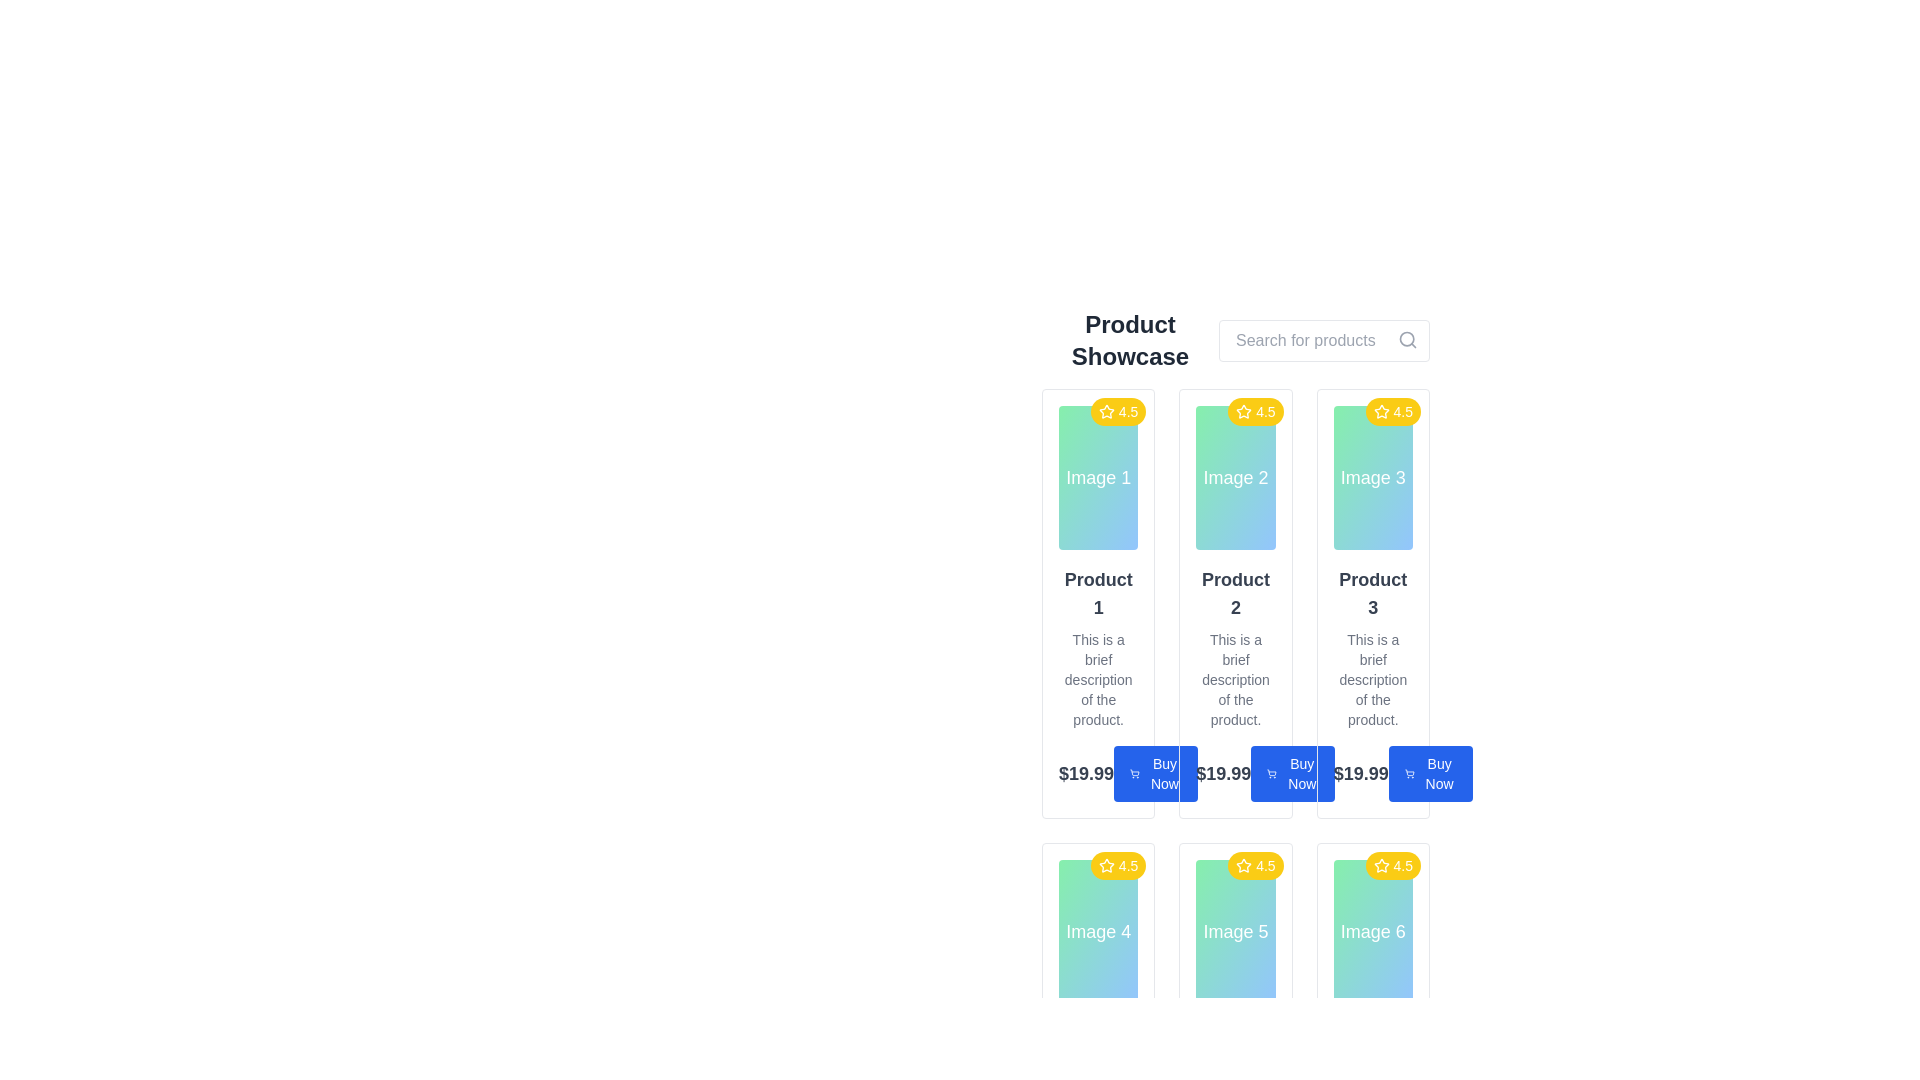  I want to click on the price label for 'Product 3', which is located in the bottom section of the product card, to the left of the 'Buy Now' button, so click(1360, 773).